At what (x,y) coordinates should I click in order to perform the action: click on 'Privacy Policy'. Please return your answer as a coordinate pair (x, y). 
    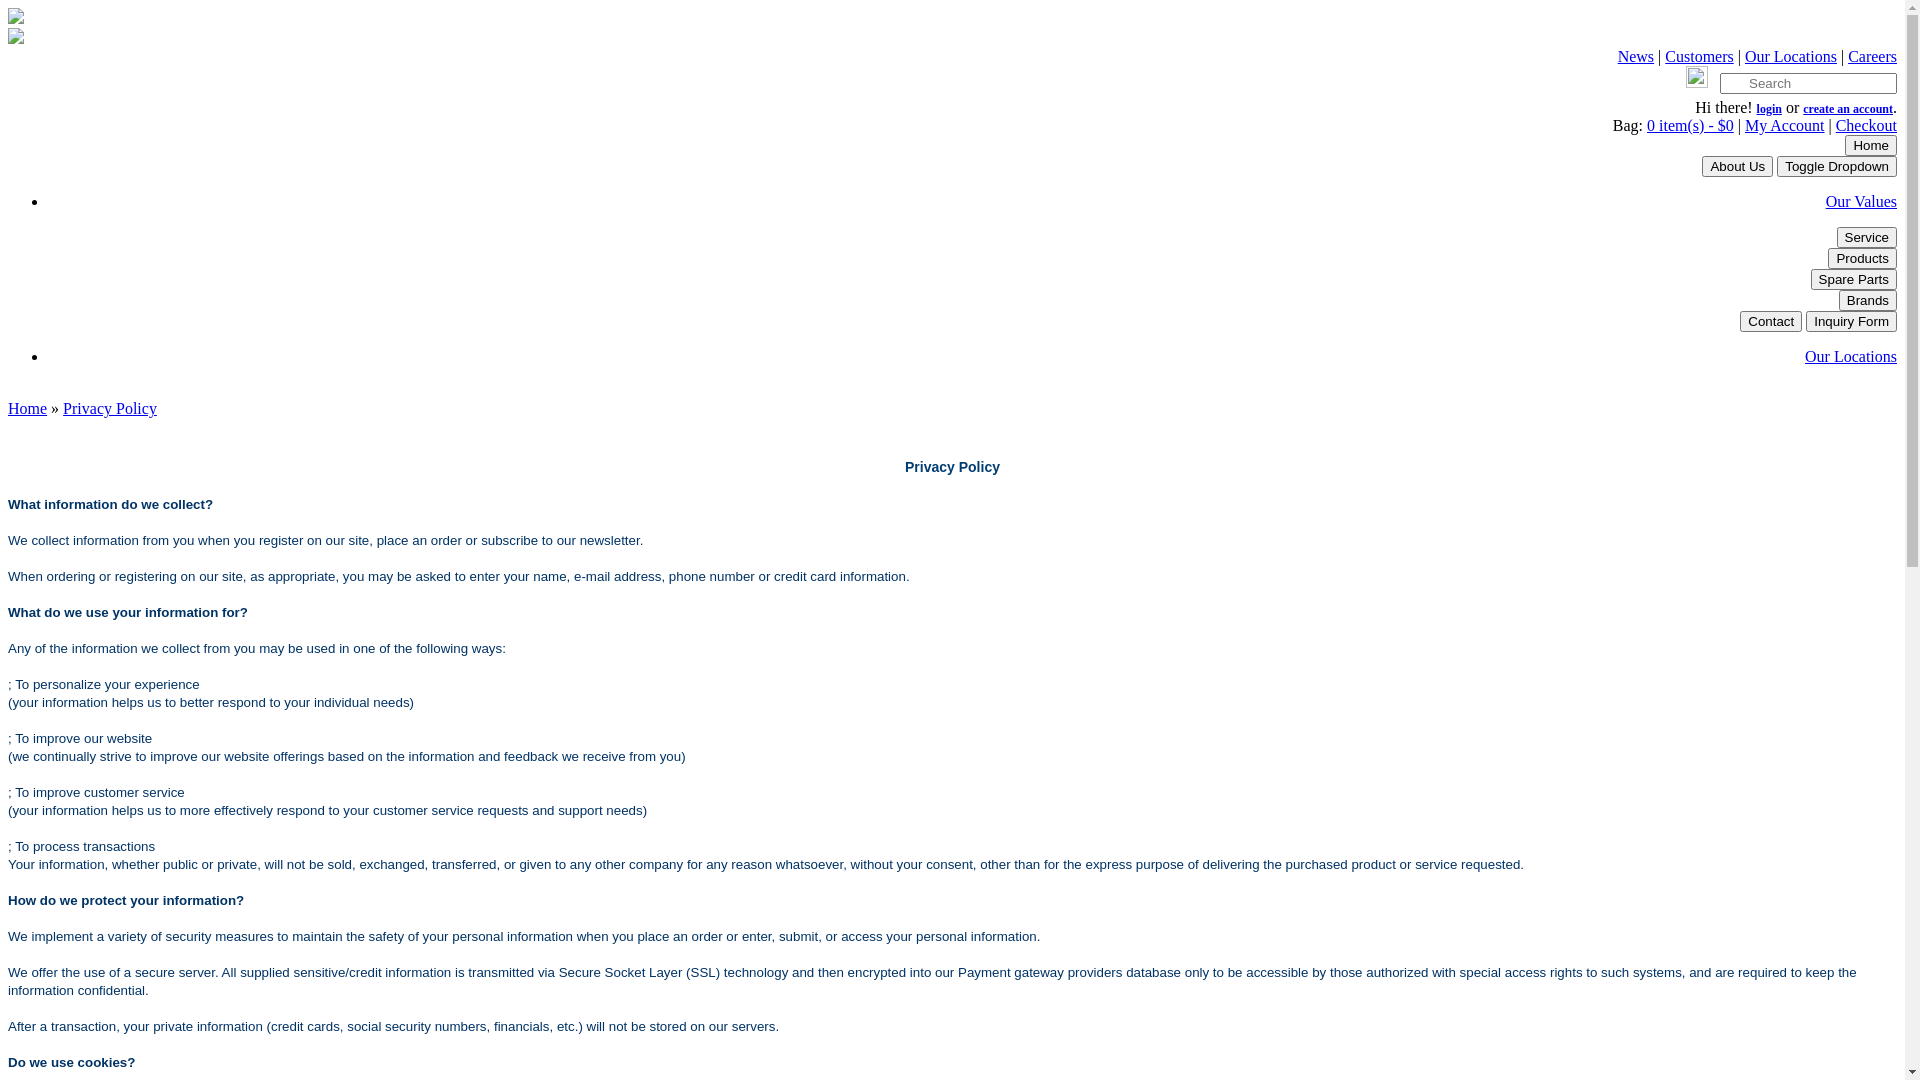
    Looking at the image, I should click on (109, 407).